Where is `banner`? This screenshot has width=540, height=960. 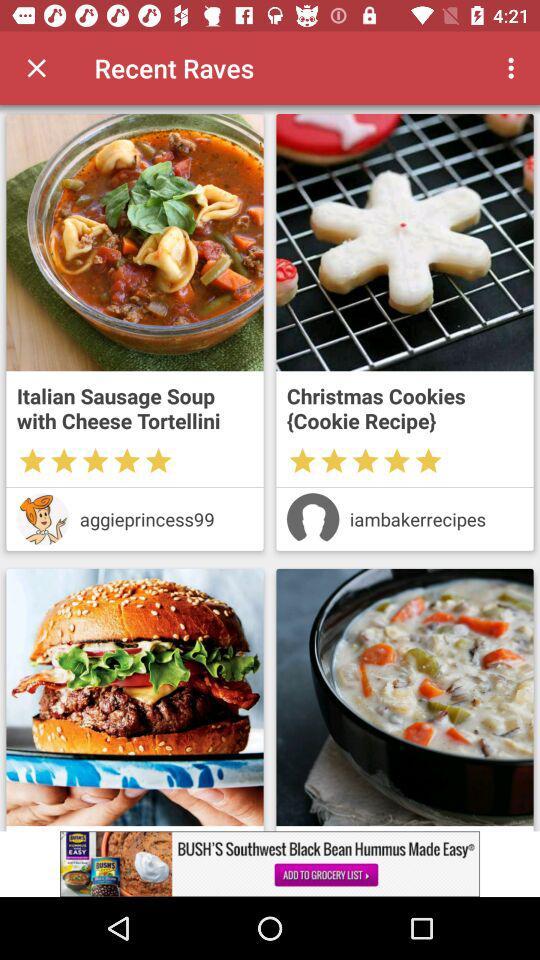 banner is located at coordinates (270, 863).